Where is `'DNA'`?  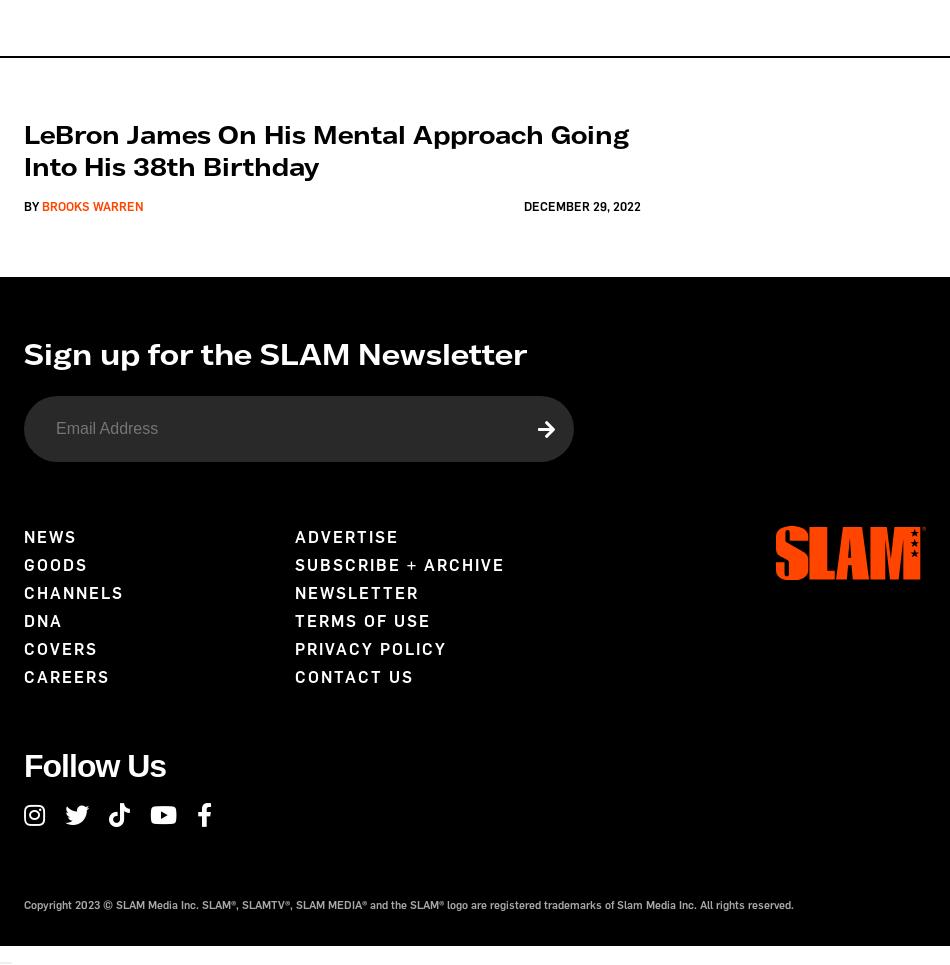 'DNA' is located at coordinates (43, 619).